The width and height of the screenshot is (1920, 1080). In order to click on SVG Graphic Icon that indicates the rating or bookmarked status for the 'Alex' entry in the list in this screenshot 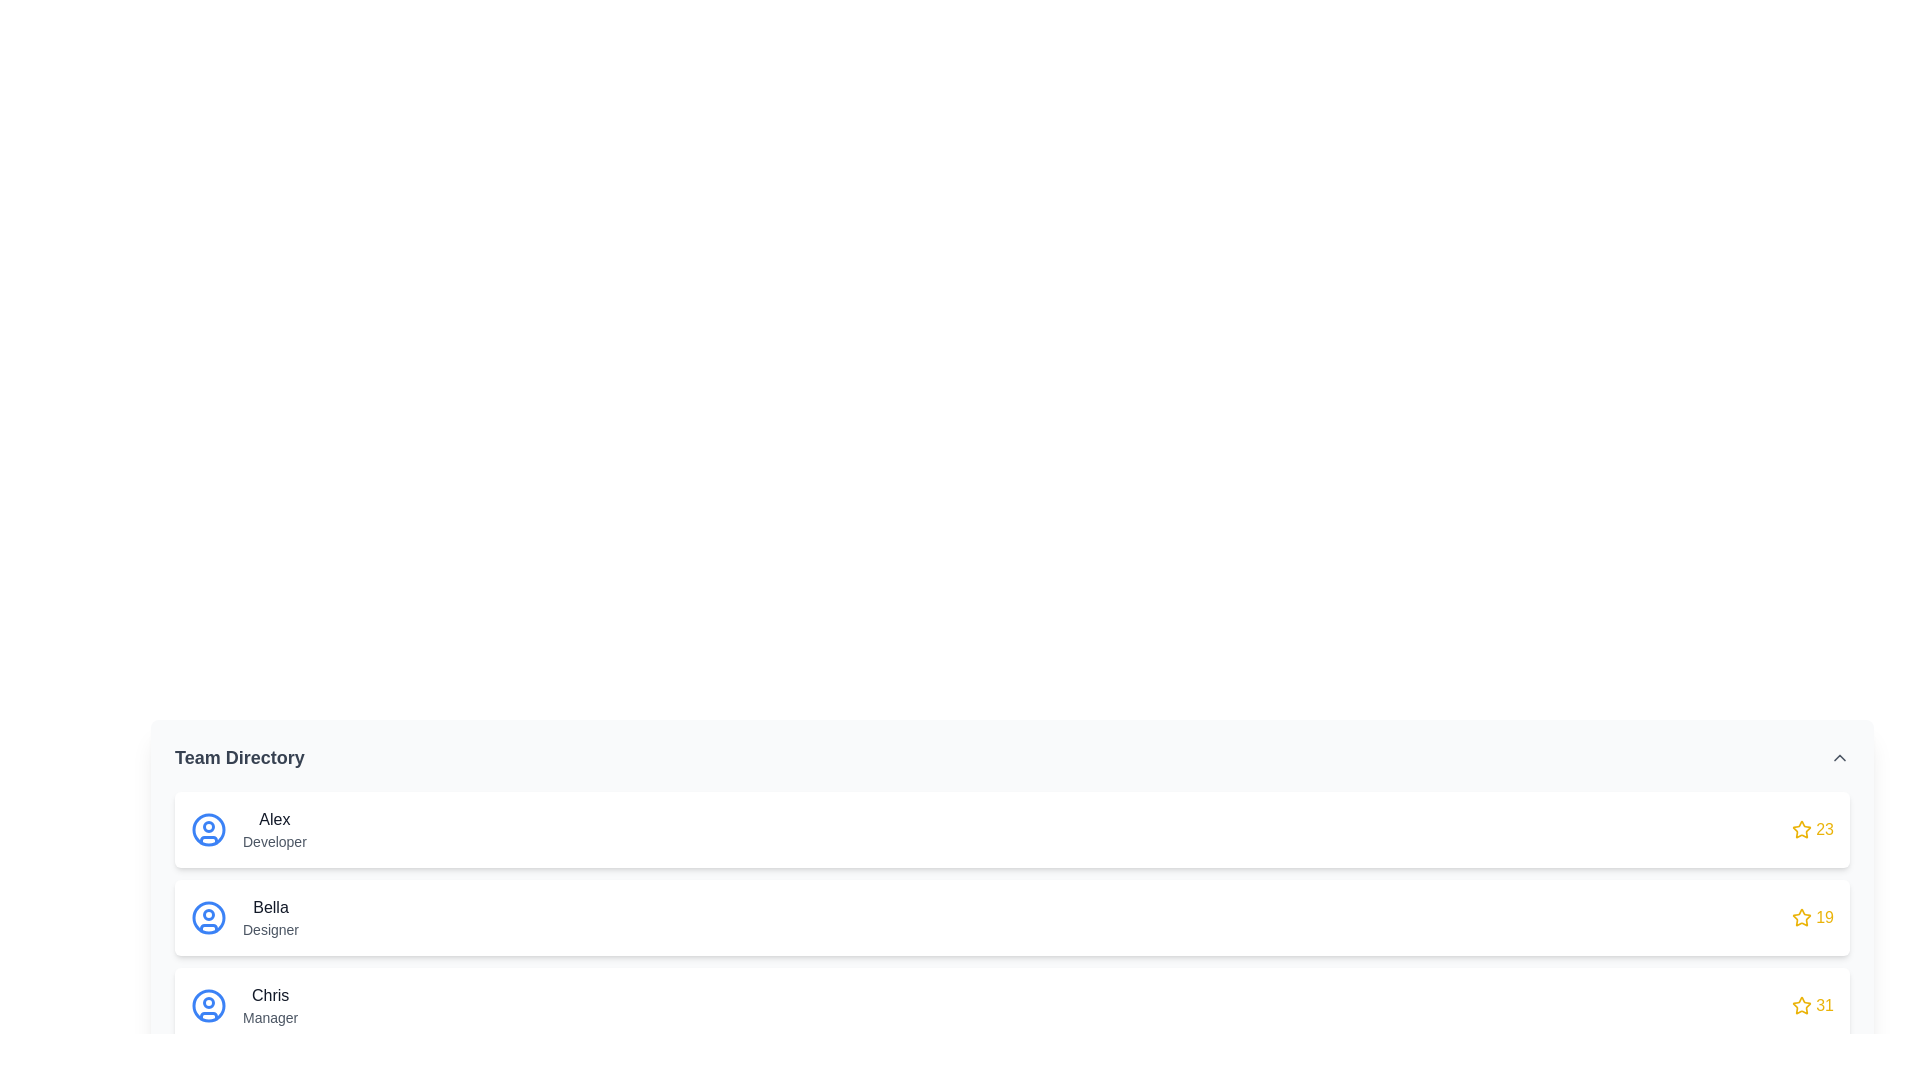, I will do `click(1802, 829)`.